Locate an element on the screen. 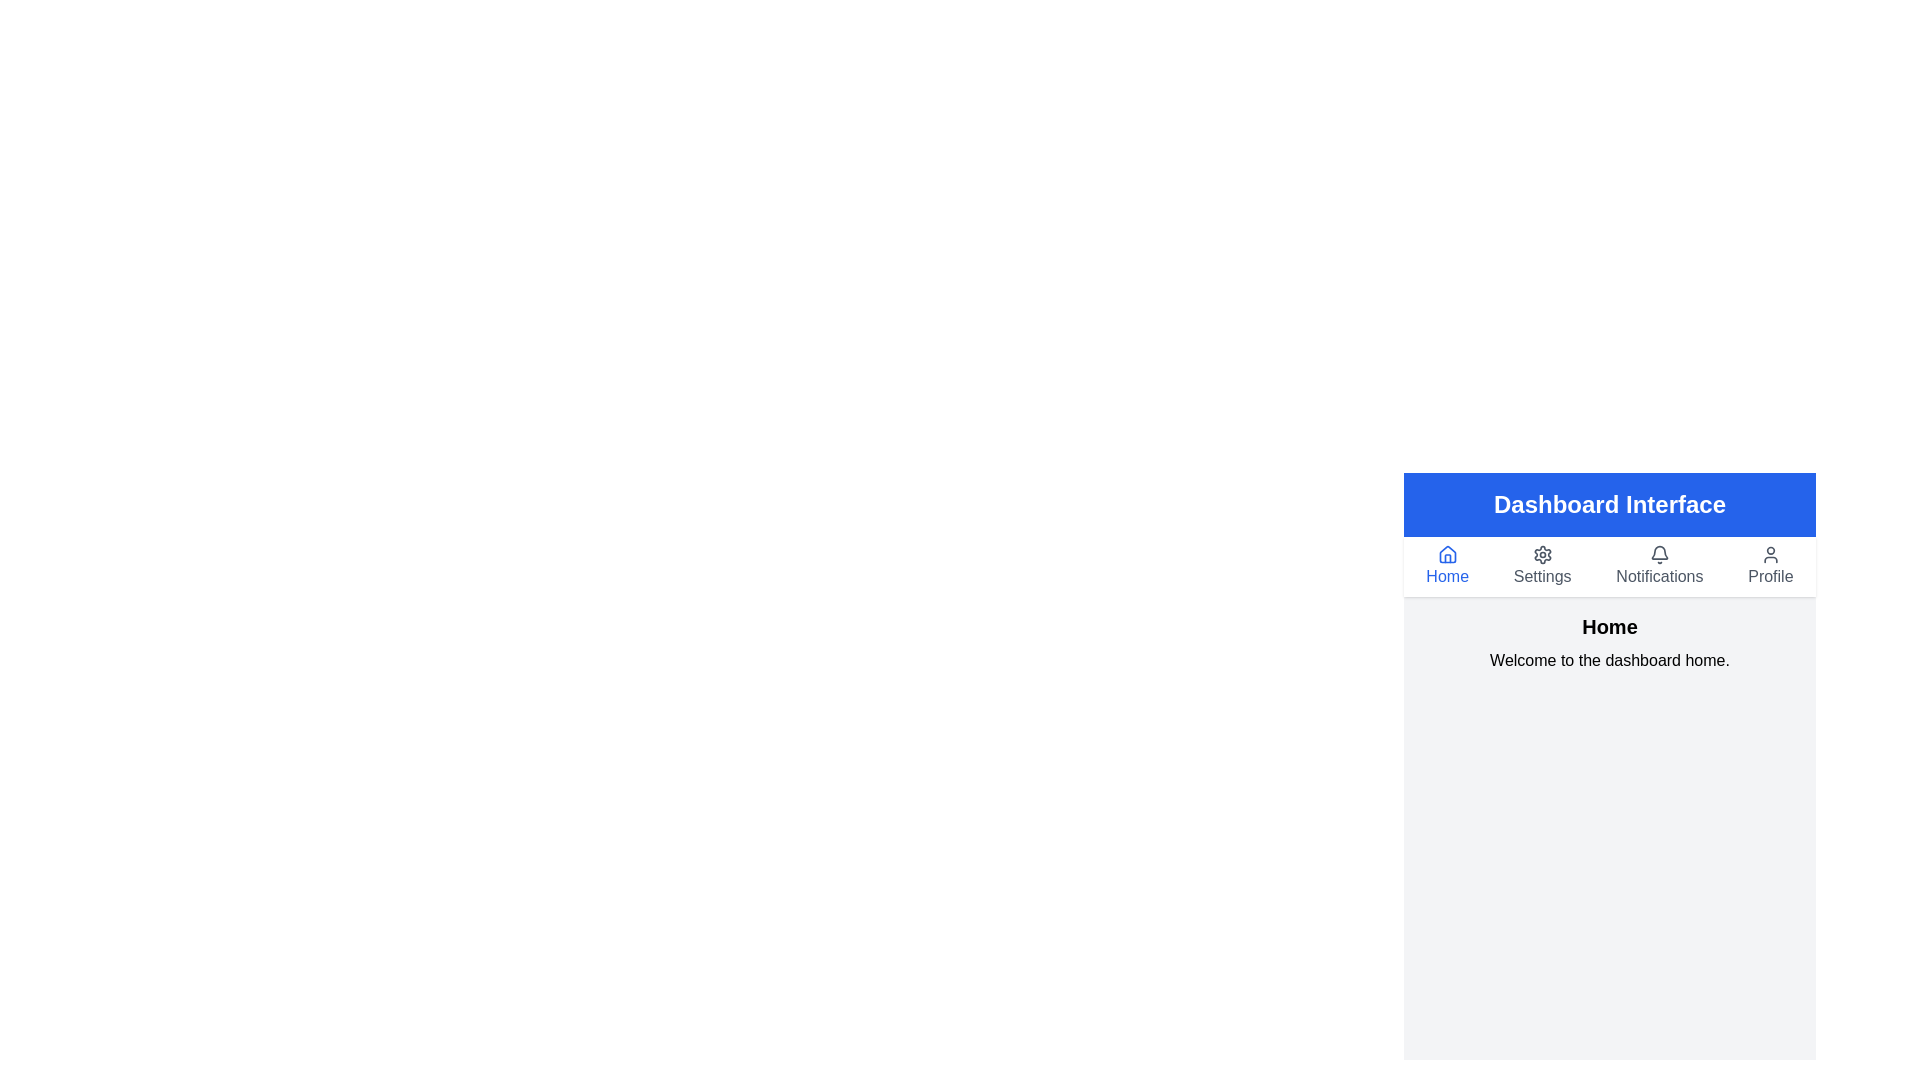  the 'Home' text label, which is displayed in blue and located below a house-shaped icon in the navigation tab of the Dashboard Interface is located at coordinates (1447, 577).